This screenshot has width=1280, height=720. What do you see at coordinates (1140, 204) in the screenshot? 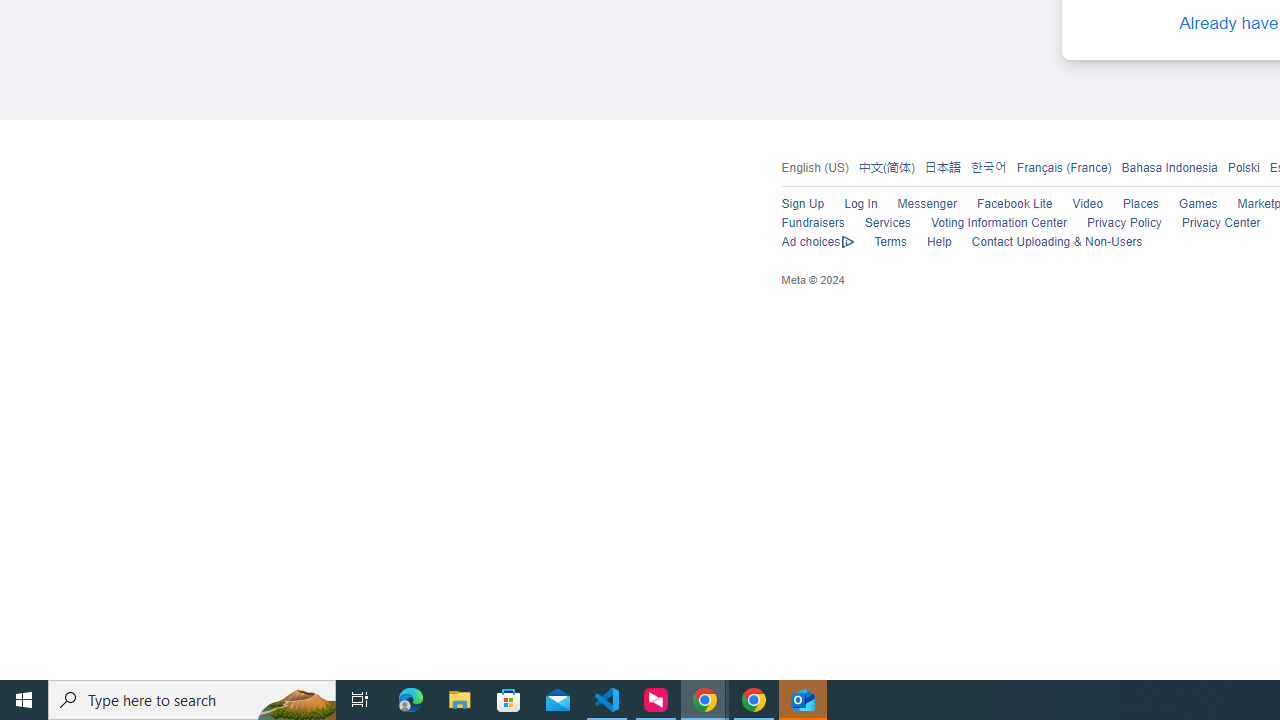
I see `'Places'` at bounding box center [1140, 204].